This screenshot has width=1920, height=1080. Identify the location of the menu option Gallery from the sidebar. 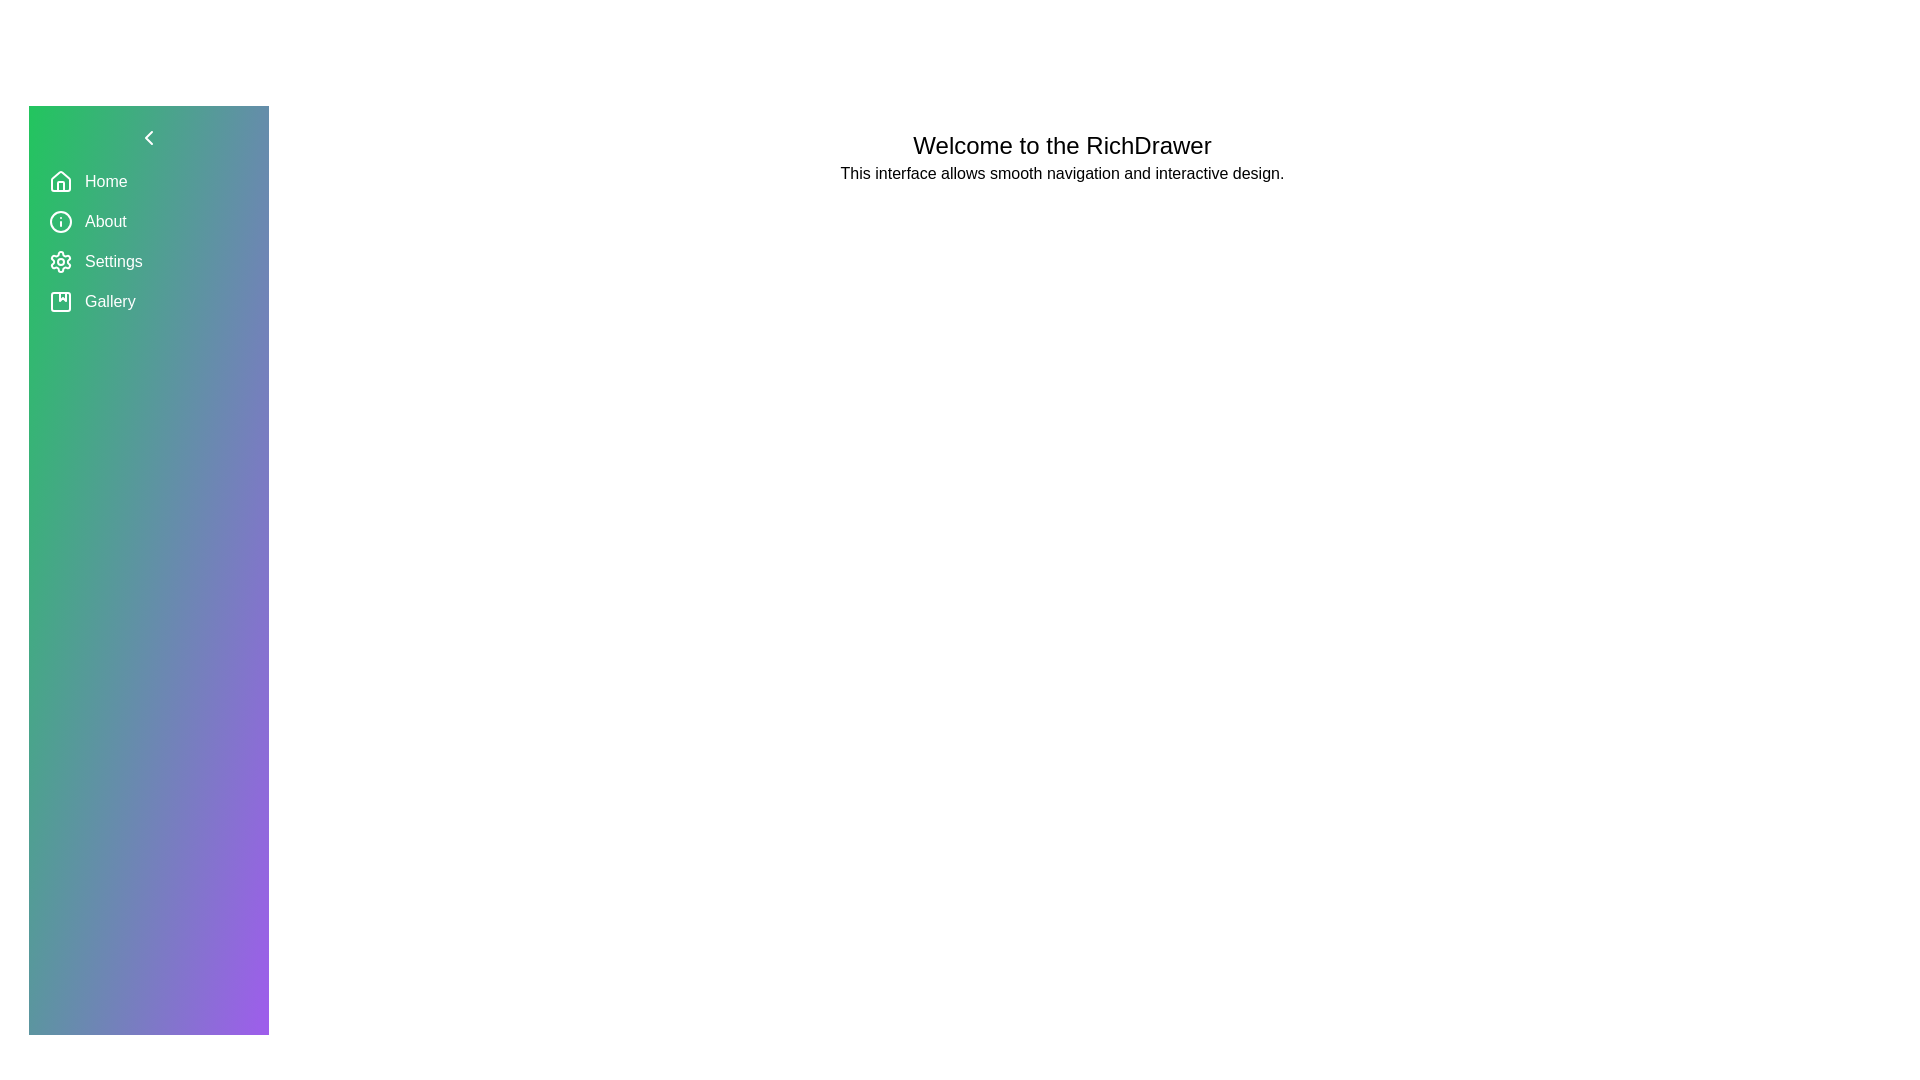
(147, 301).